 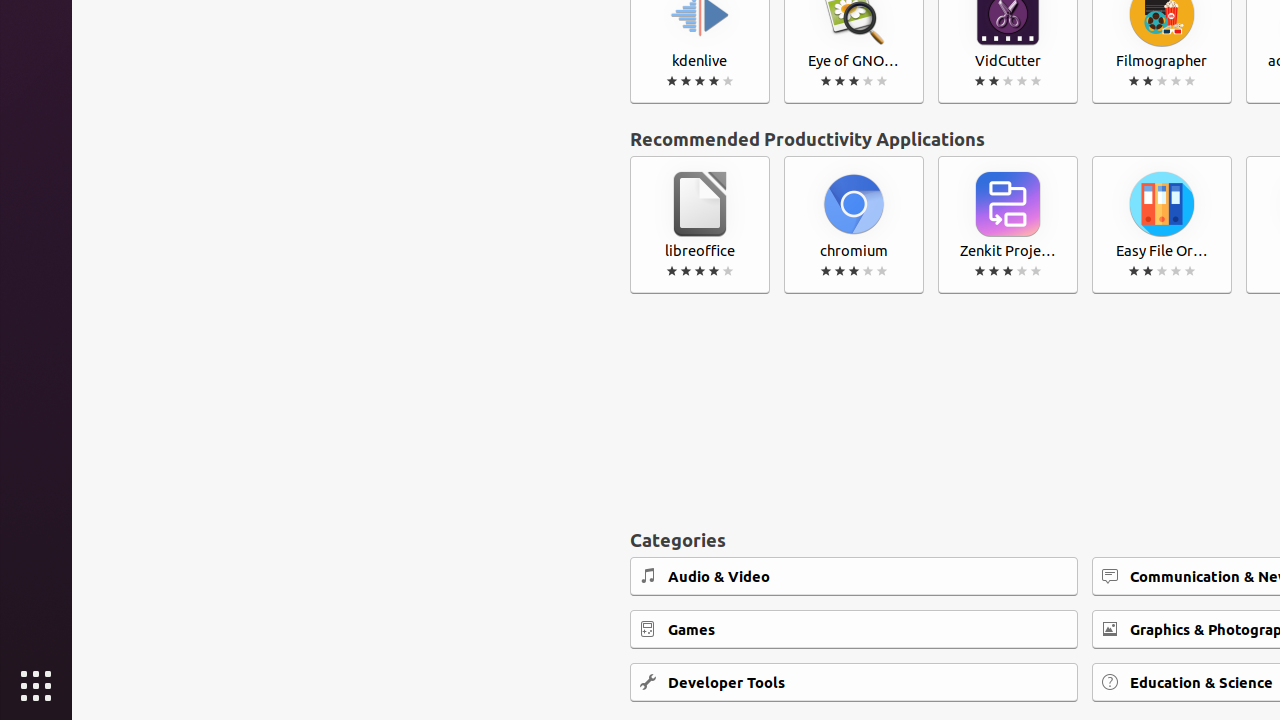 I want to click on 'libreoffice', so click(x=700, y=225).